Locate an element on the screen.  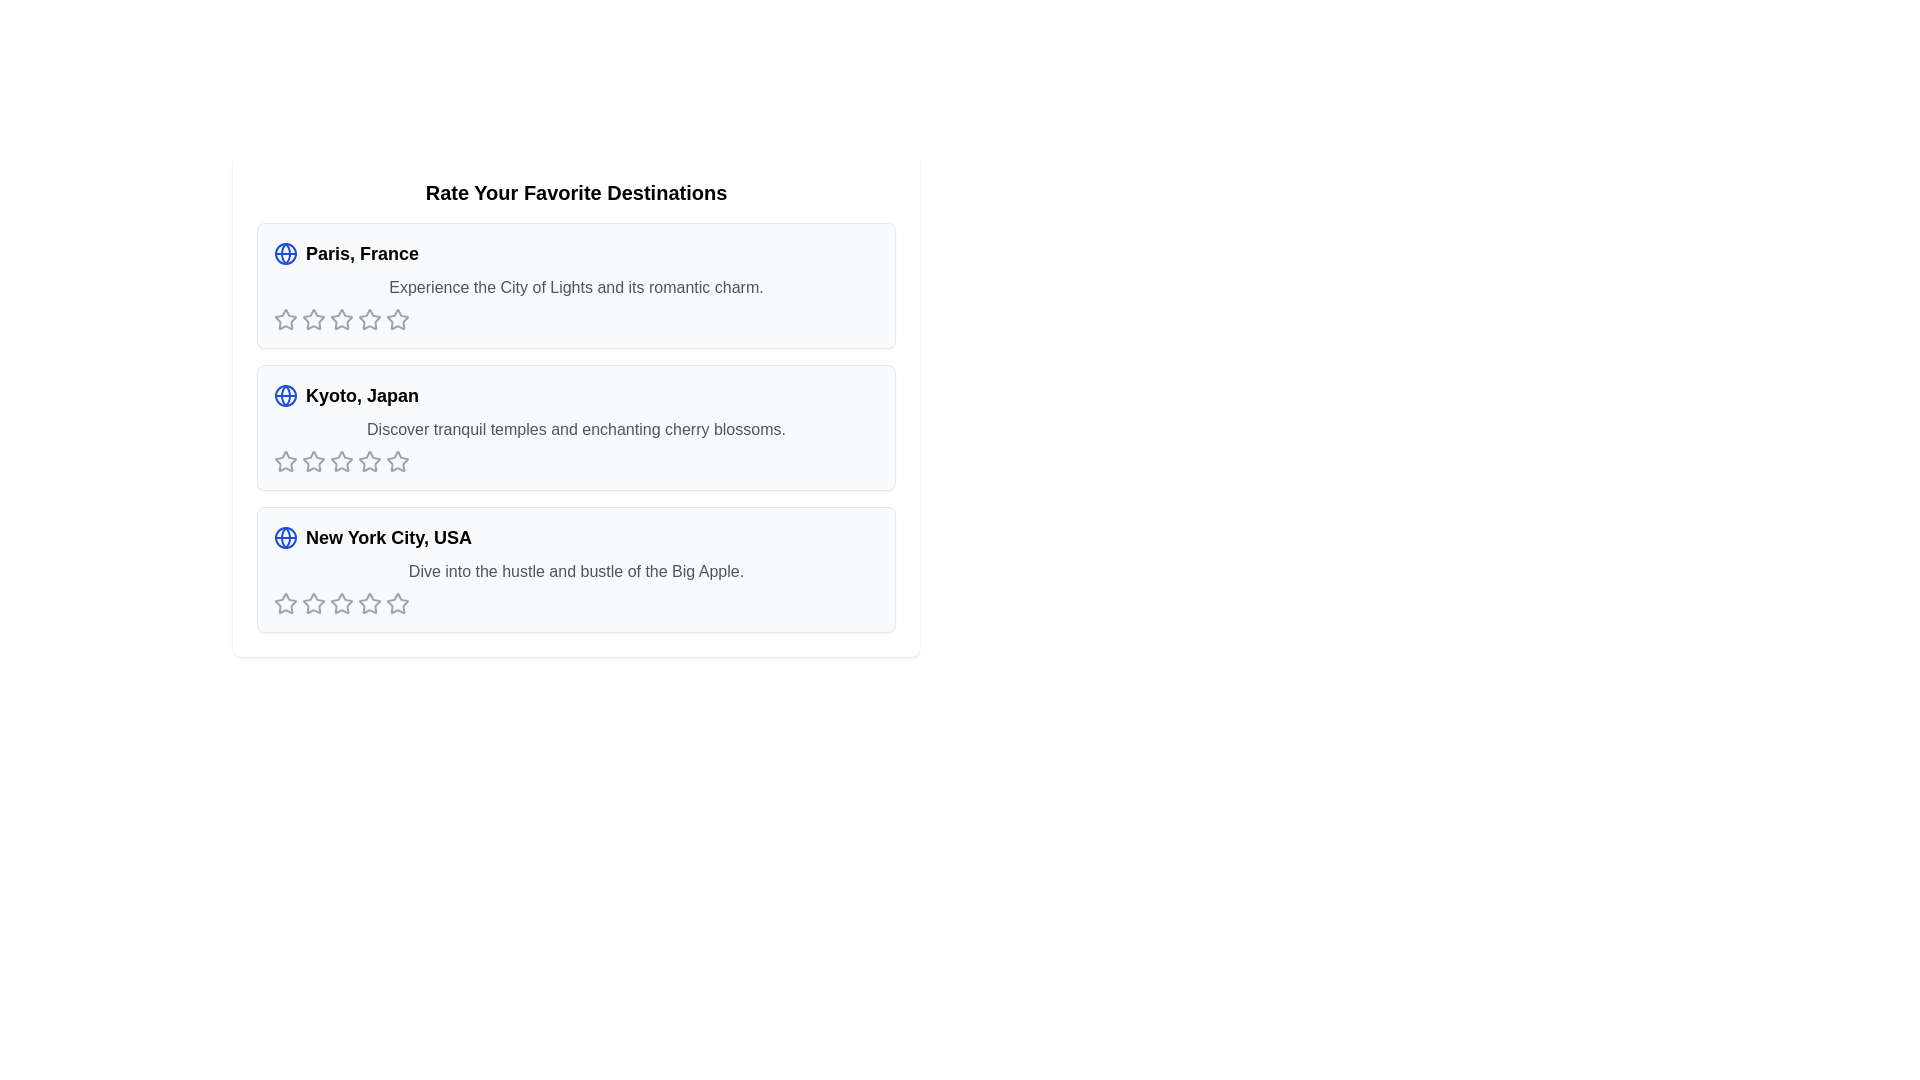
the fifth star icon in the rating mechanism located below the 'Paris, France' headline in the first content card is located at coordinates (398, 319).